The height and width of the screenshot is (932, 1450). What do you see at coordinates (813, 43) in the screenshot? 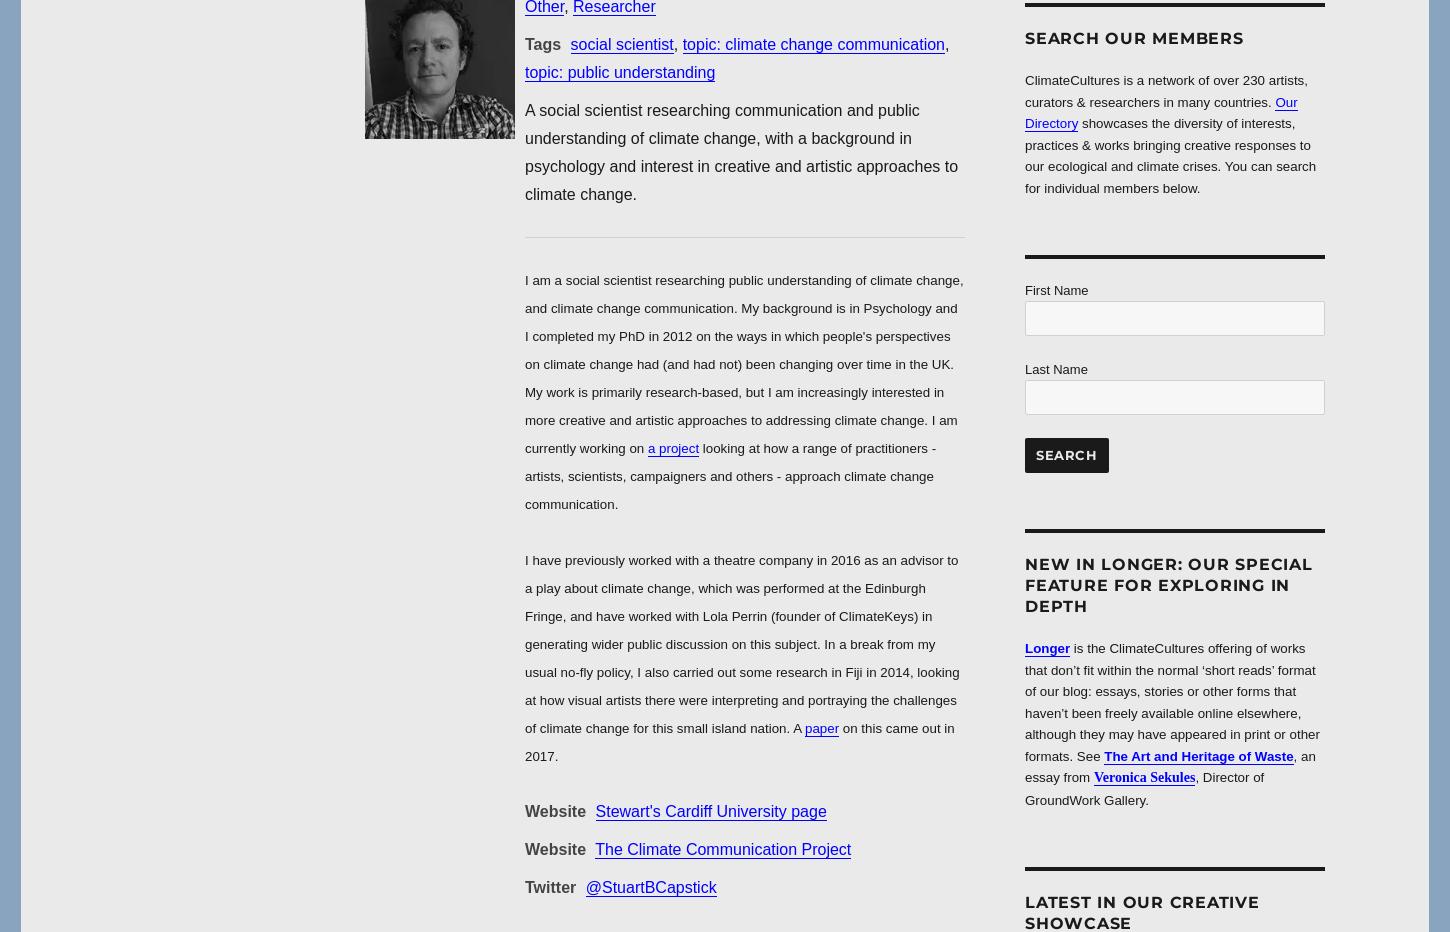
I see `'topic: climate change communication'` at bounding box center [813, 43].